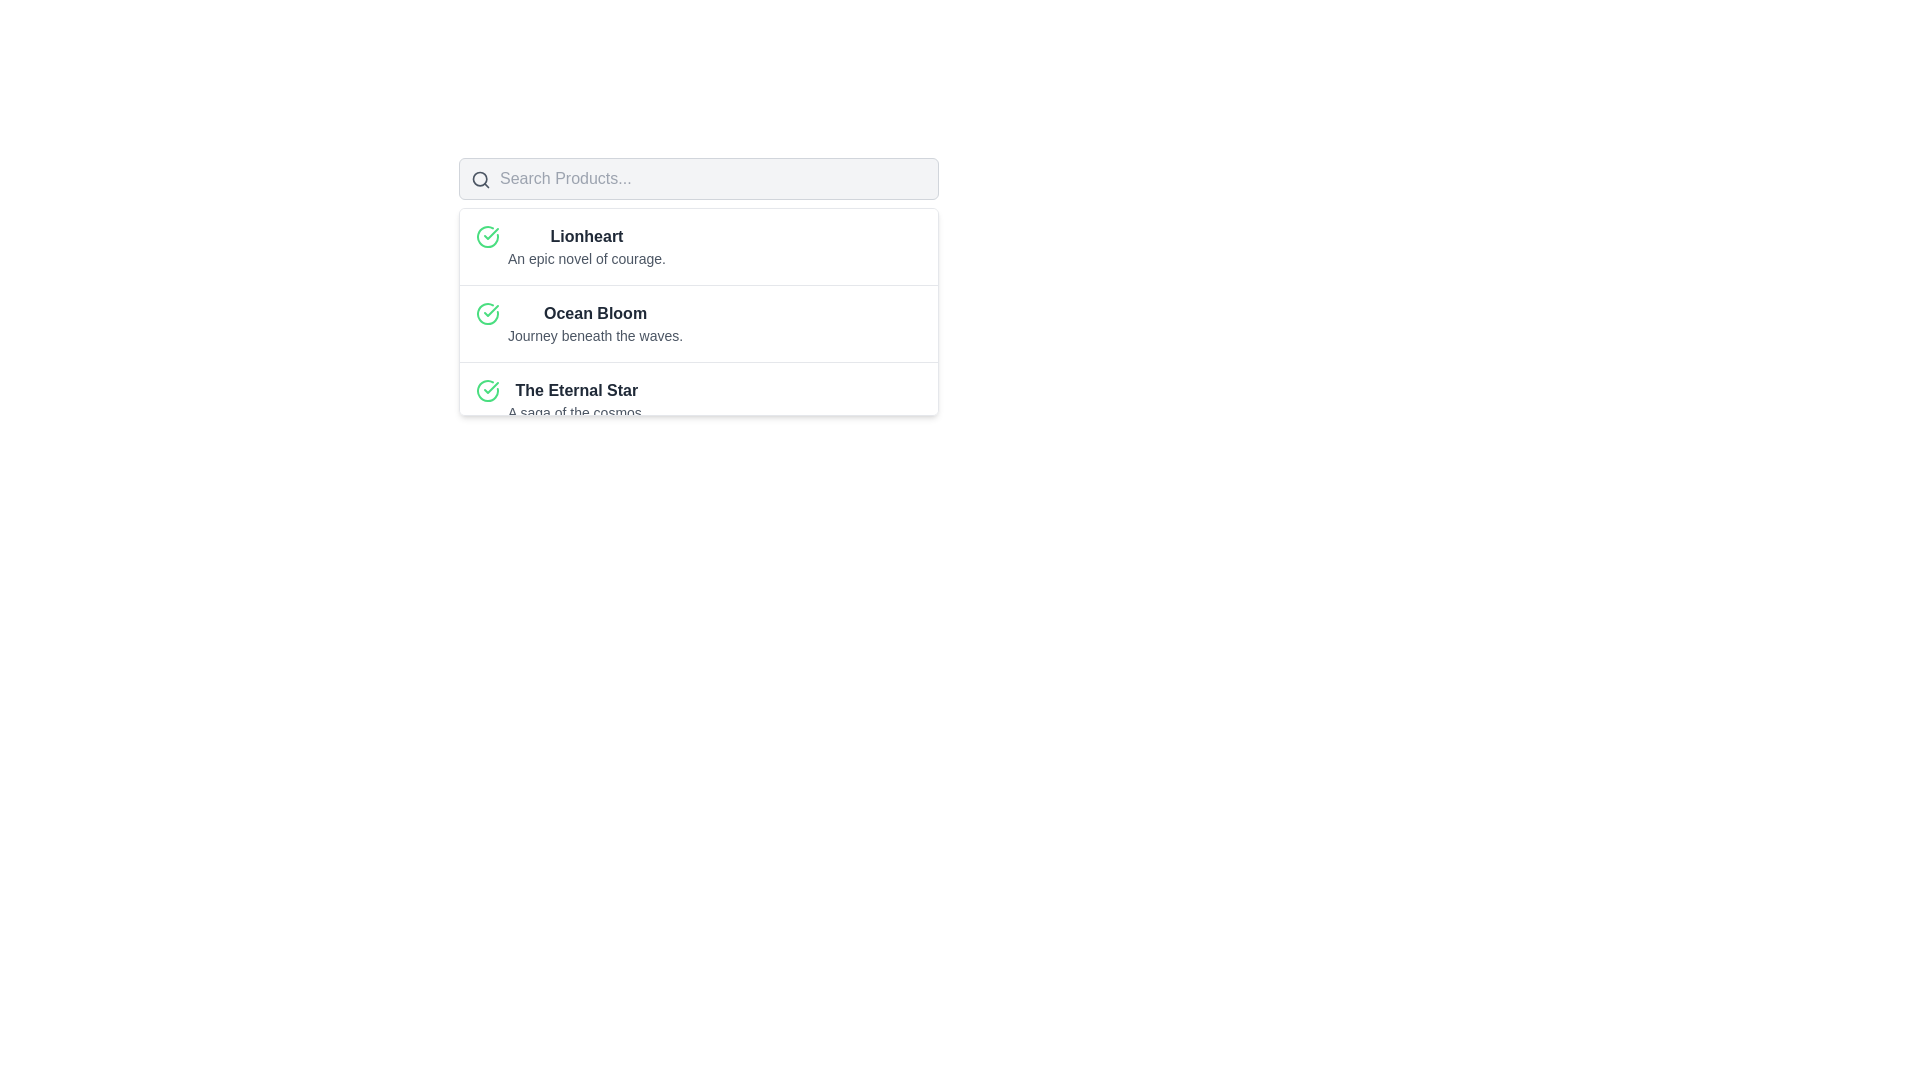  What do you see at coordinates (585, 257) in the screenshot?
I see `the text label providing additional context for the item titled 'Lionheart', located directly beneath the title in the first list entry` at bounding box center [585, 257].